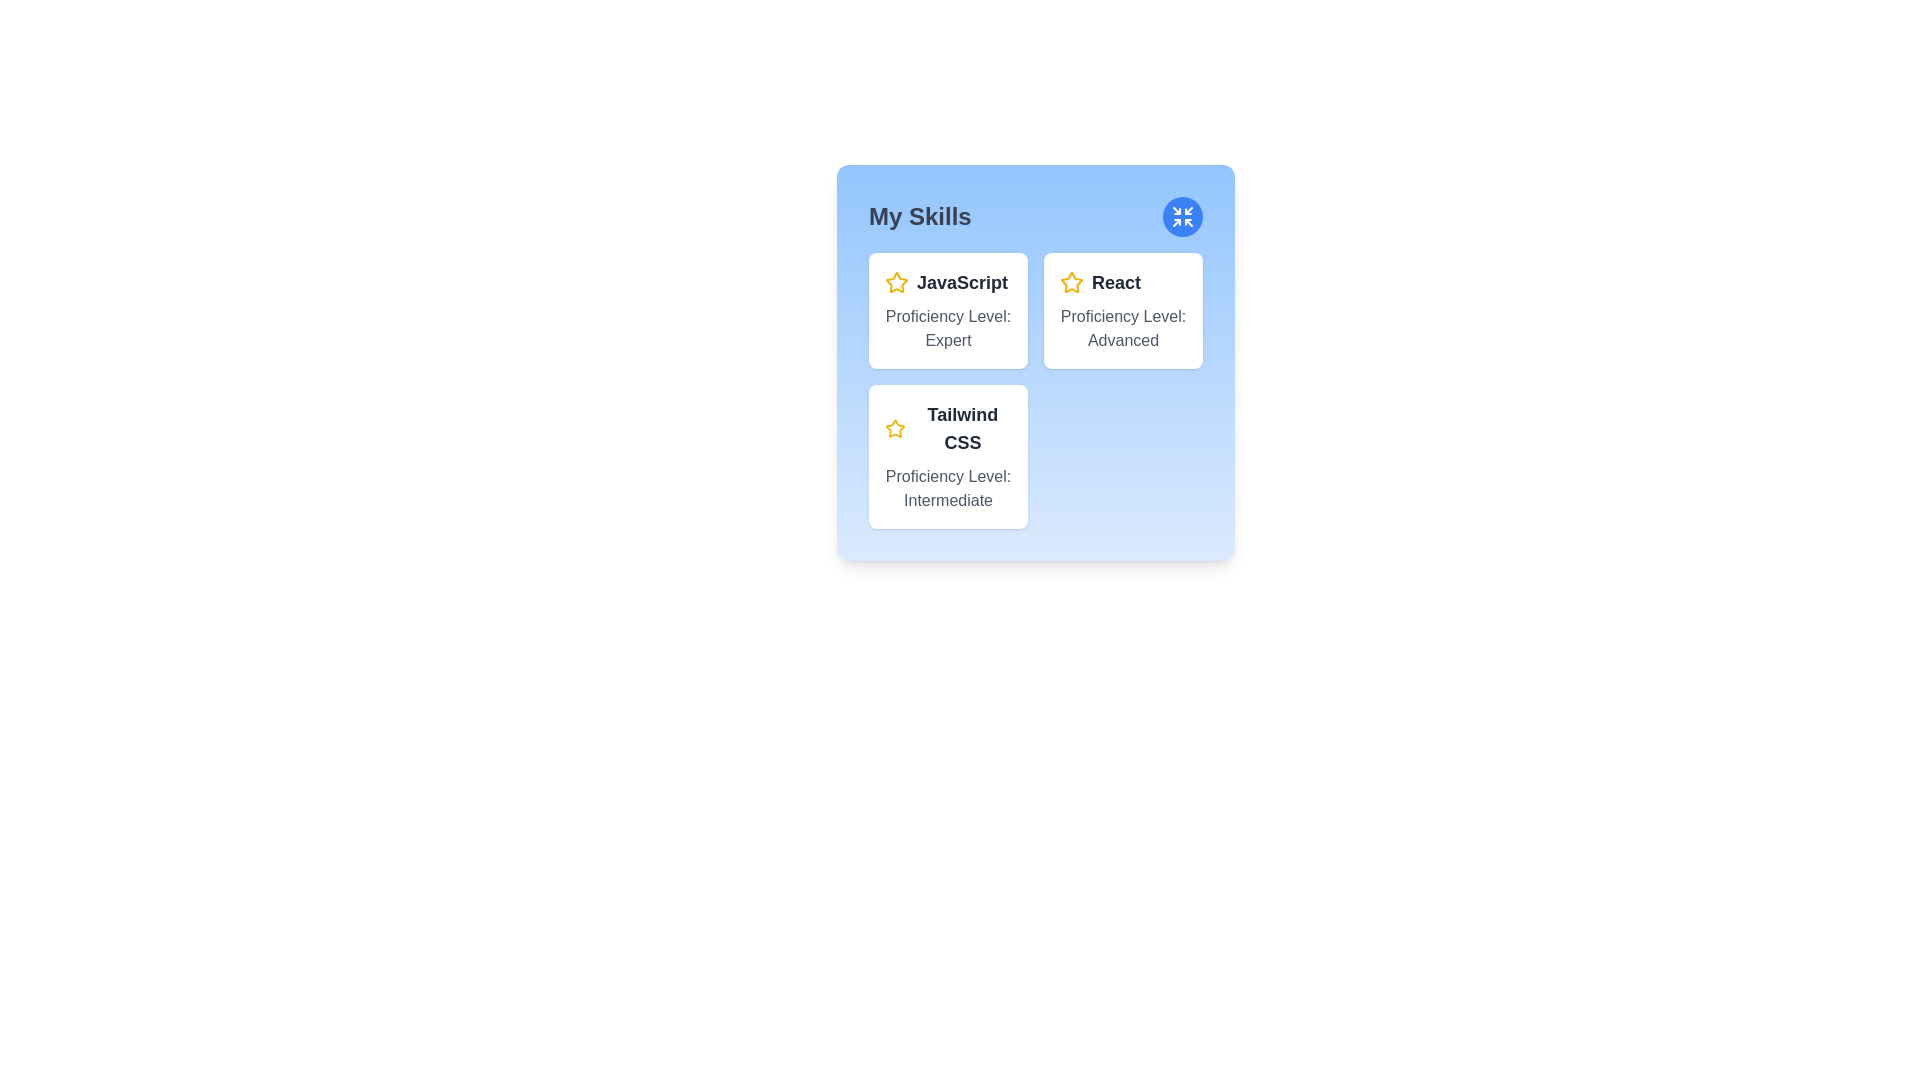  What do you see at coordinates (1123, 311) in the screenshot?
I see `the Information card displaying the skill name 'React' with proficiency level 'Advanced', located in the second column under 'My Skills'` at bounding box center [1123, 311].